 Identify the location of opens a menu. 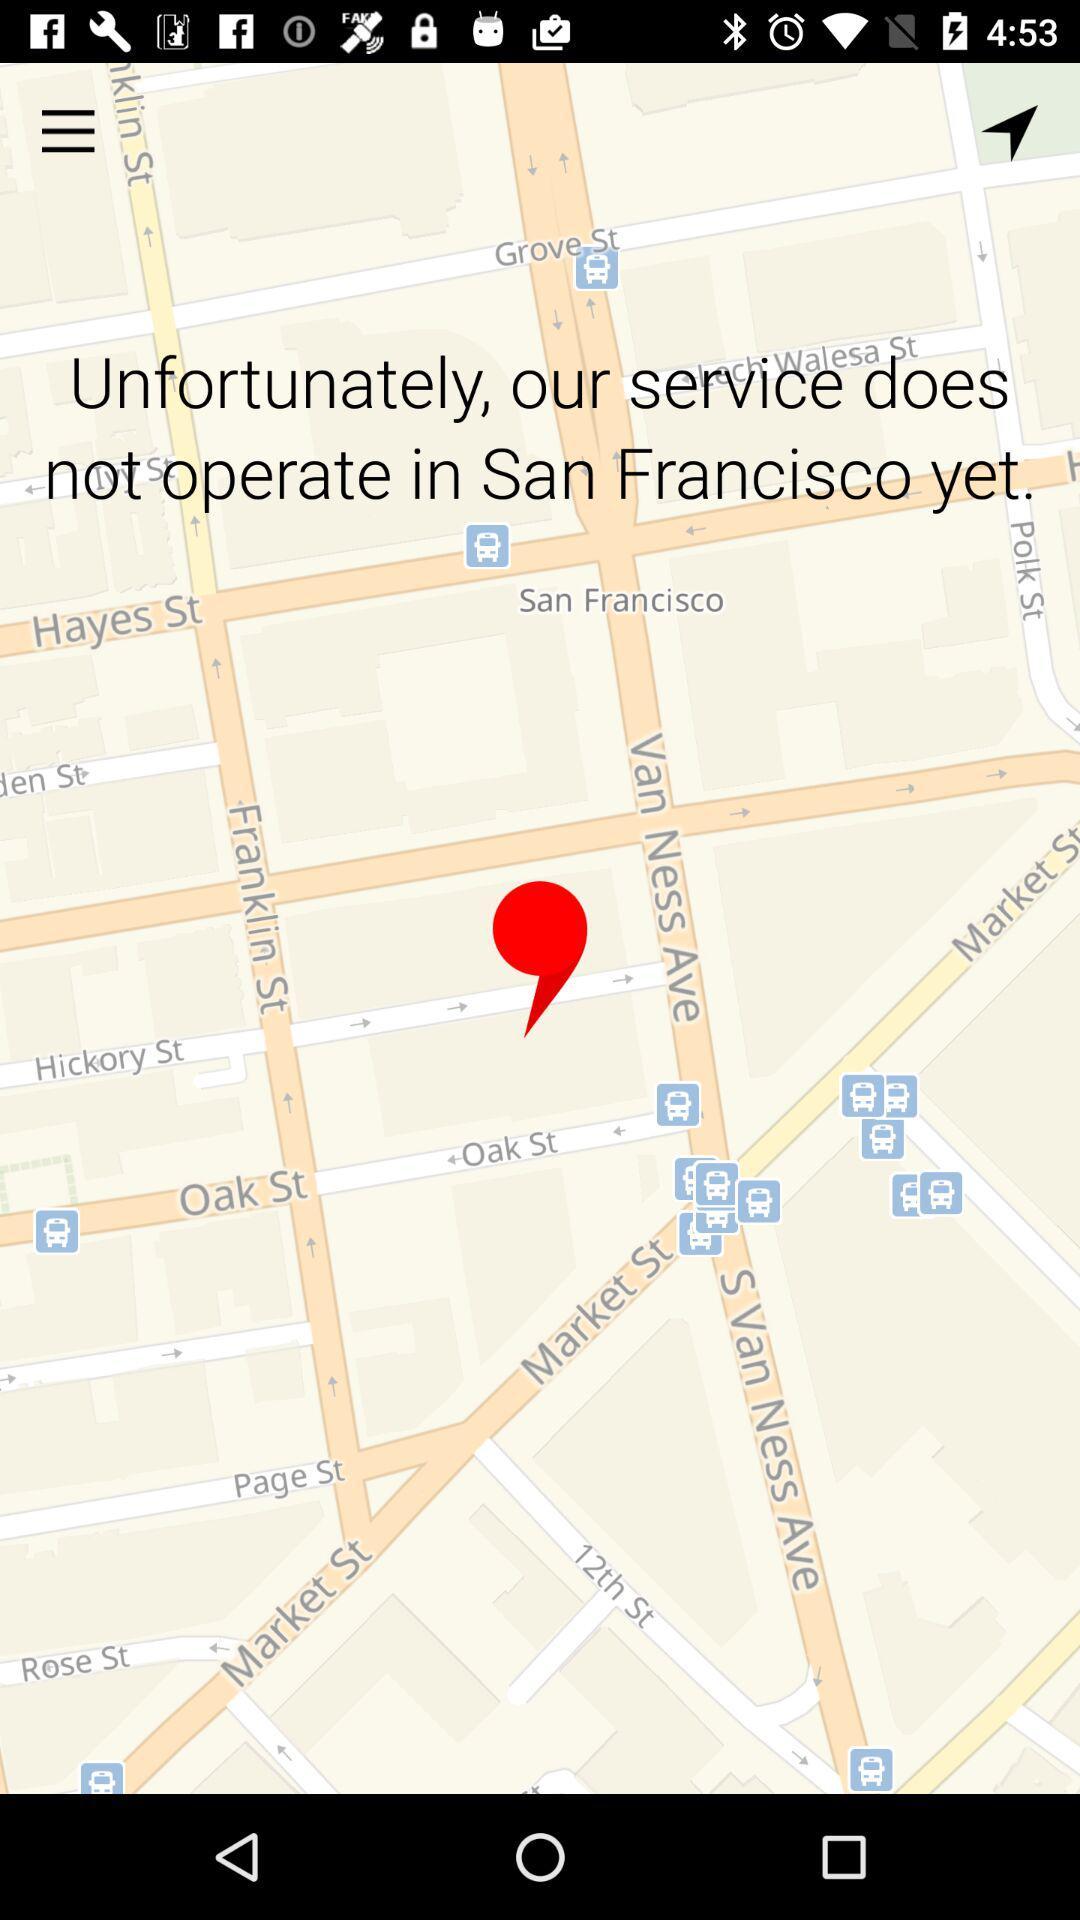
(67, 130).